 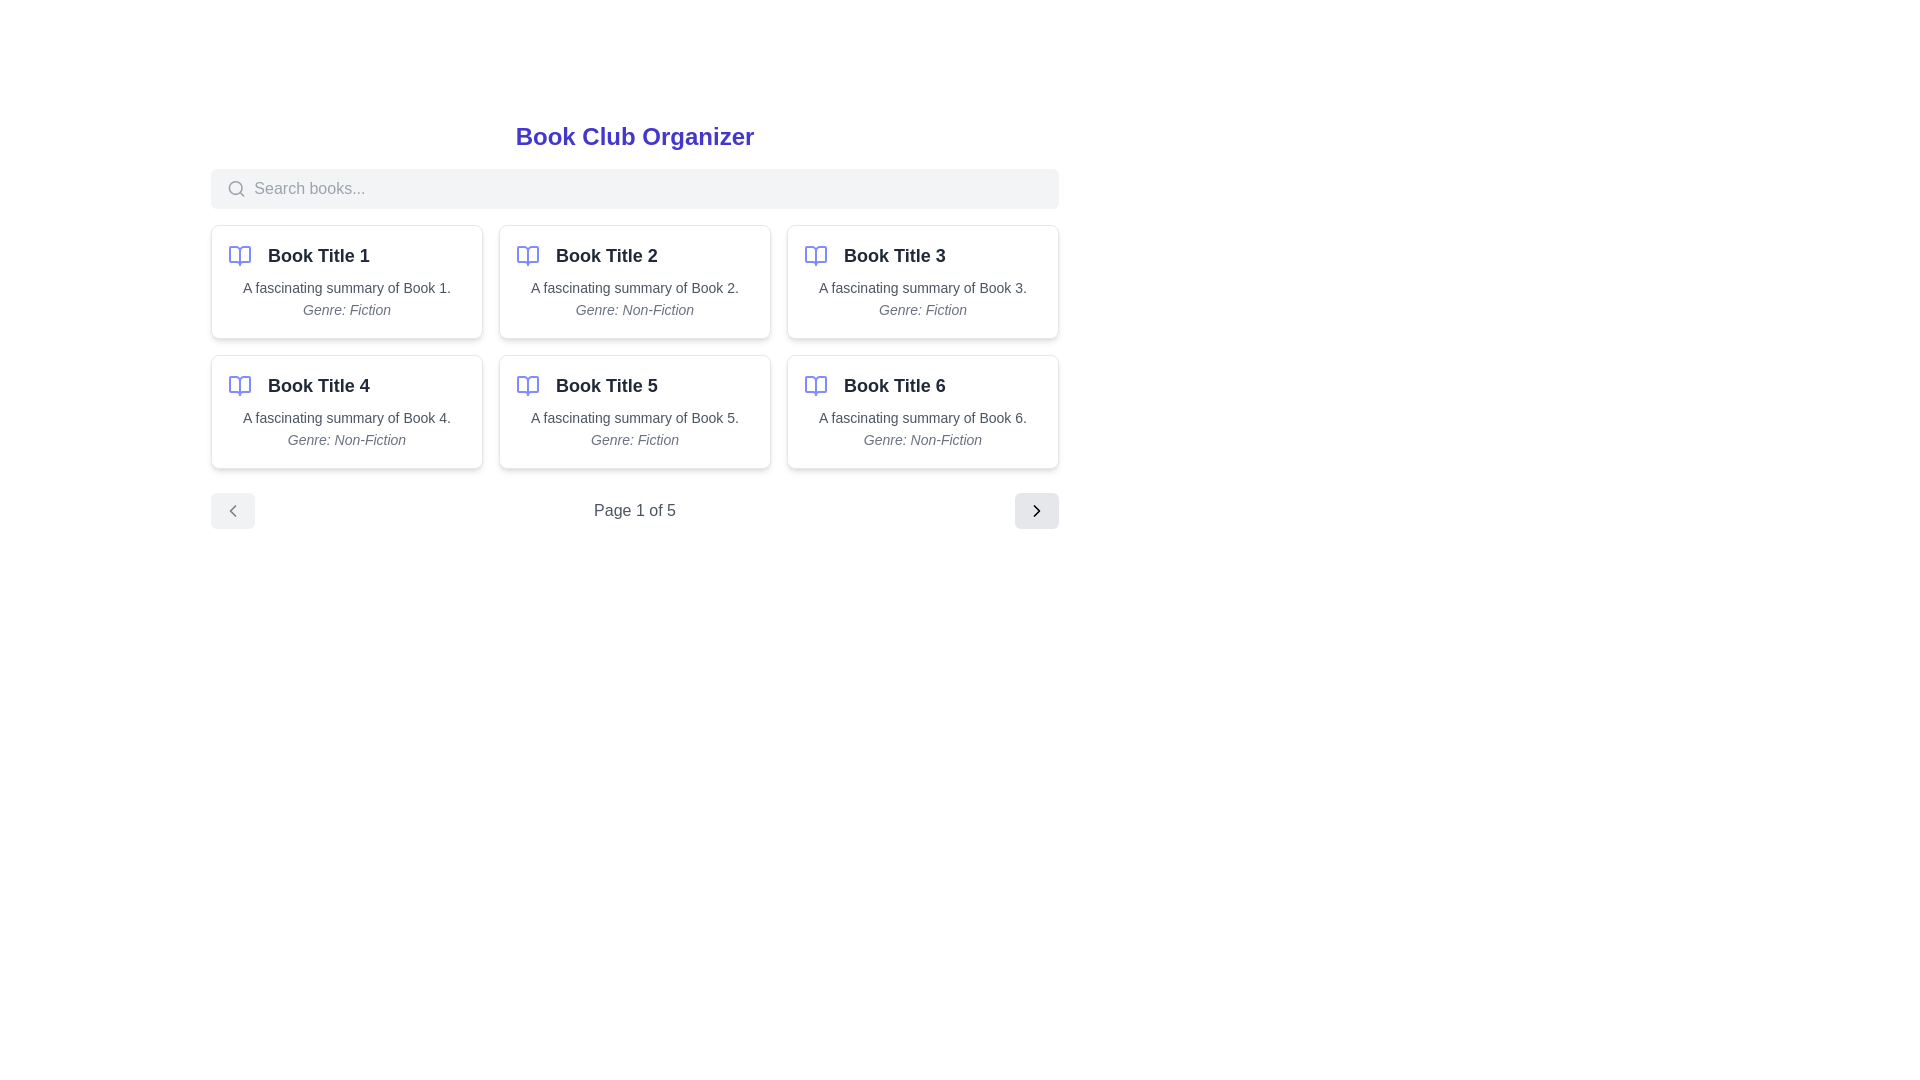 I want to click on the first pagination button that allows navigation to the previous page of the book grid, located next to the text 'Page 1 of 5', so click(x=233, y=509).